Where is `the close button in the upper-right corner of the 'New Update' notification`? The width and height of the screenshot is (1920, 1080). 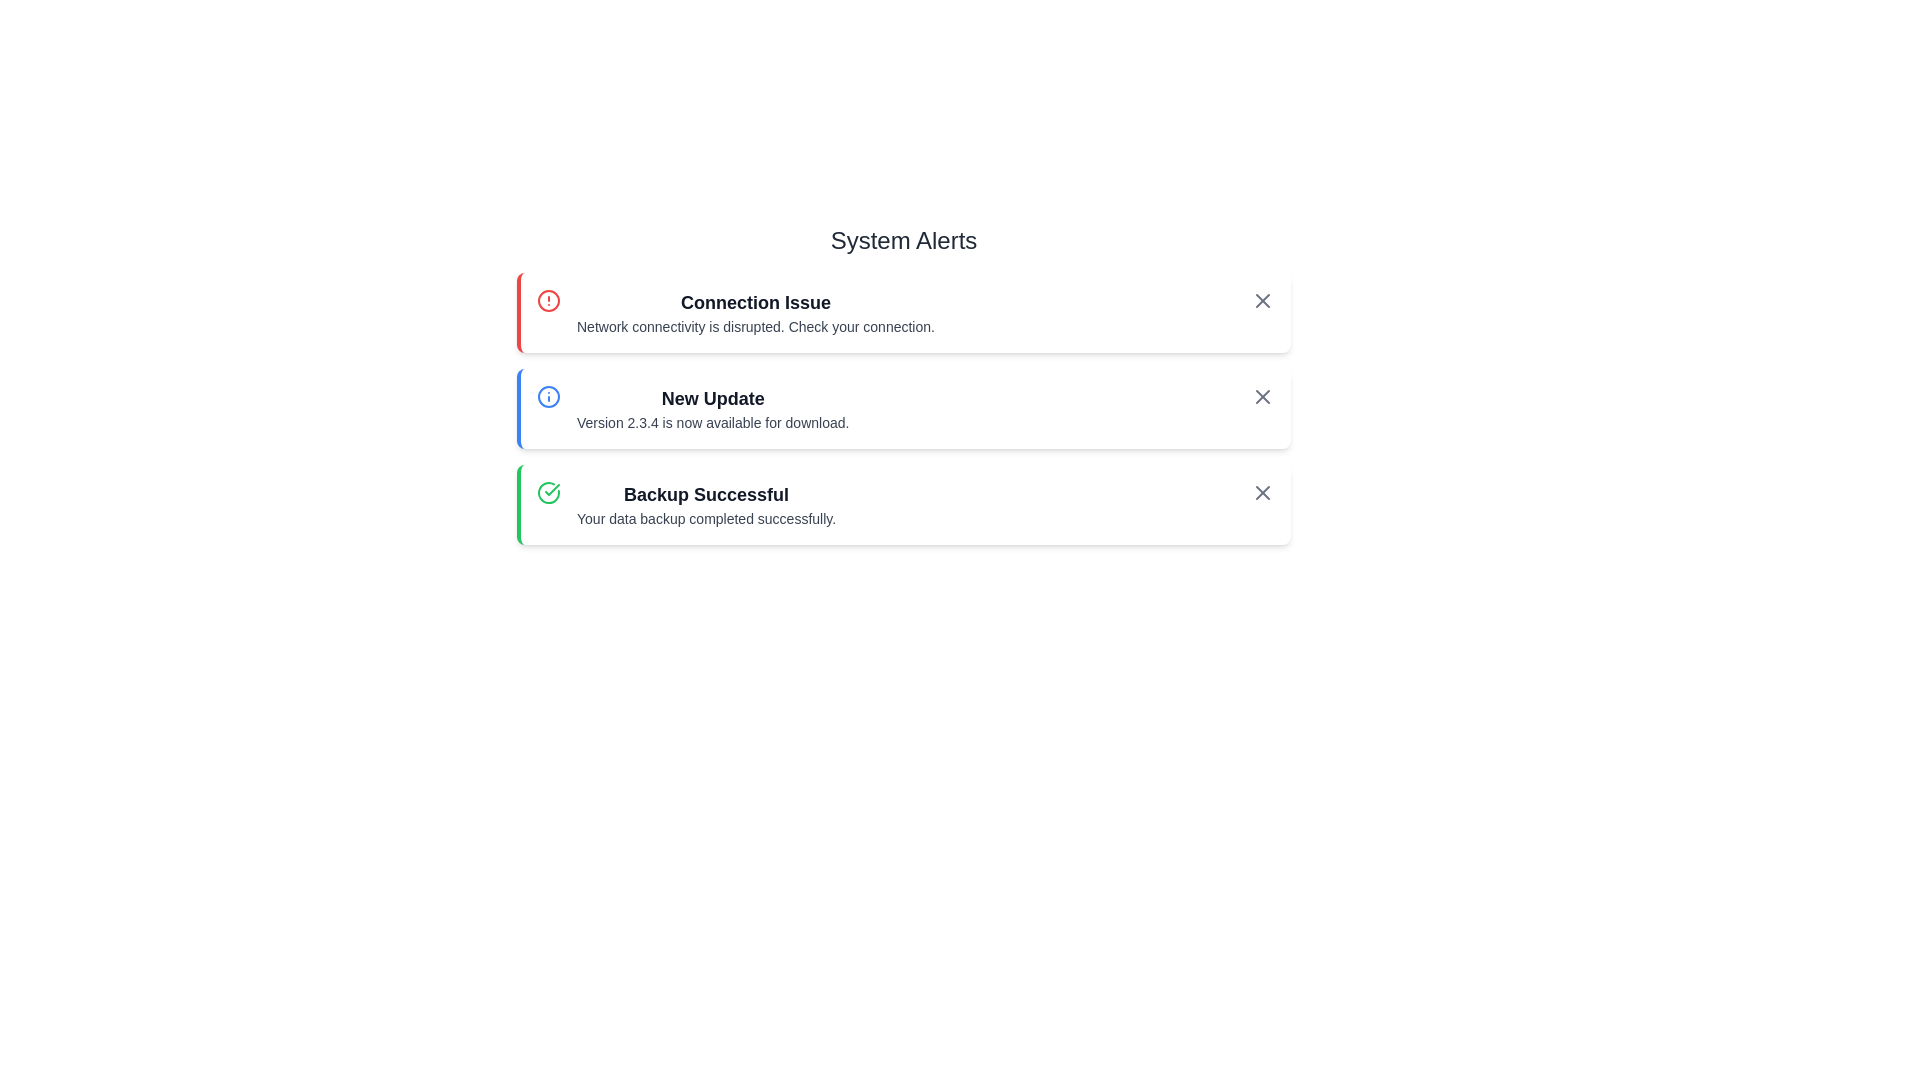 the close button in the upper-right corner of the 'New Update' notification is located at coordinates (1261, 397).